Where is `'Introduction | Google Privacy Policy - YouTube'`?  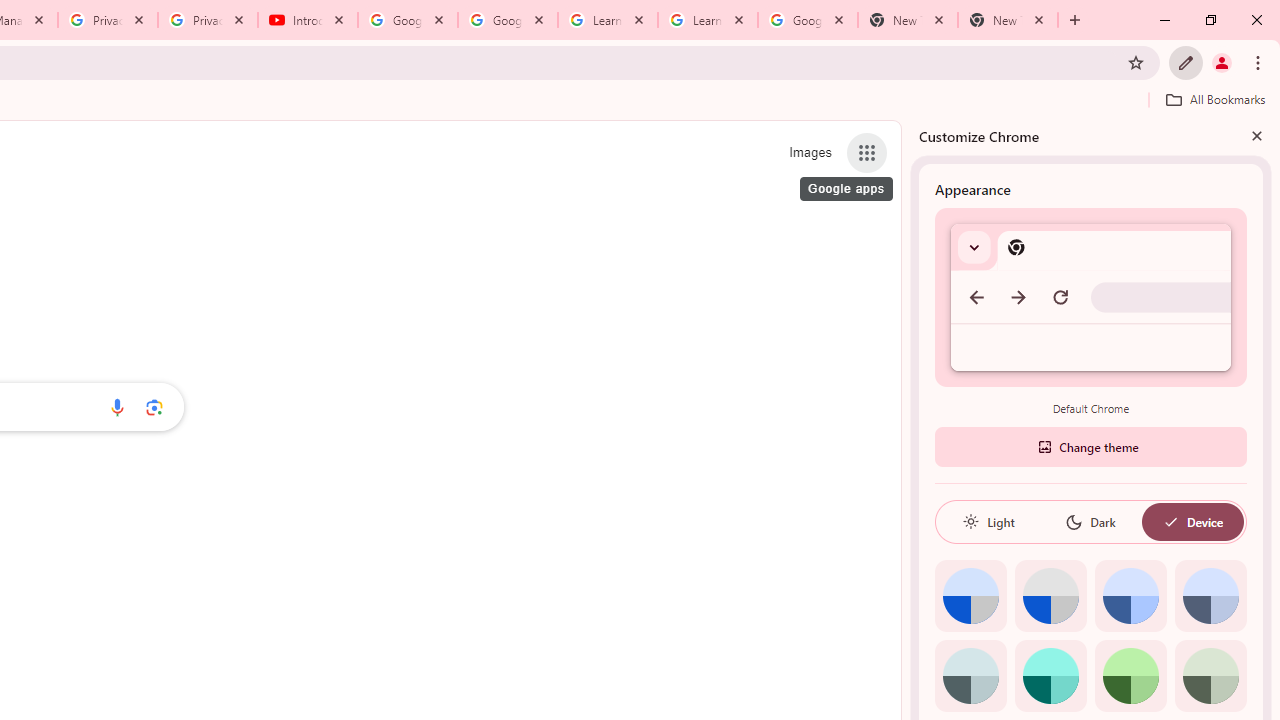
'Introduction | Google Privacy Policy - YouTube' is located at coordinates (307, 20).